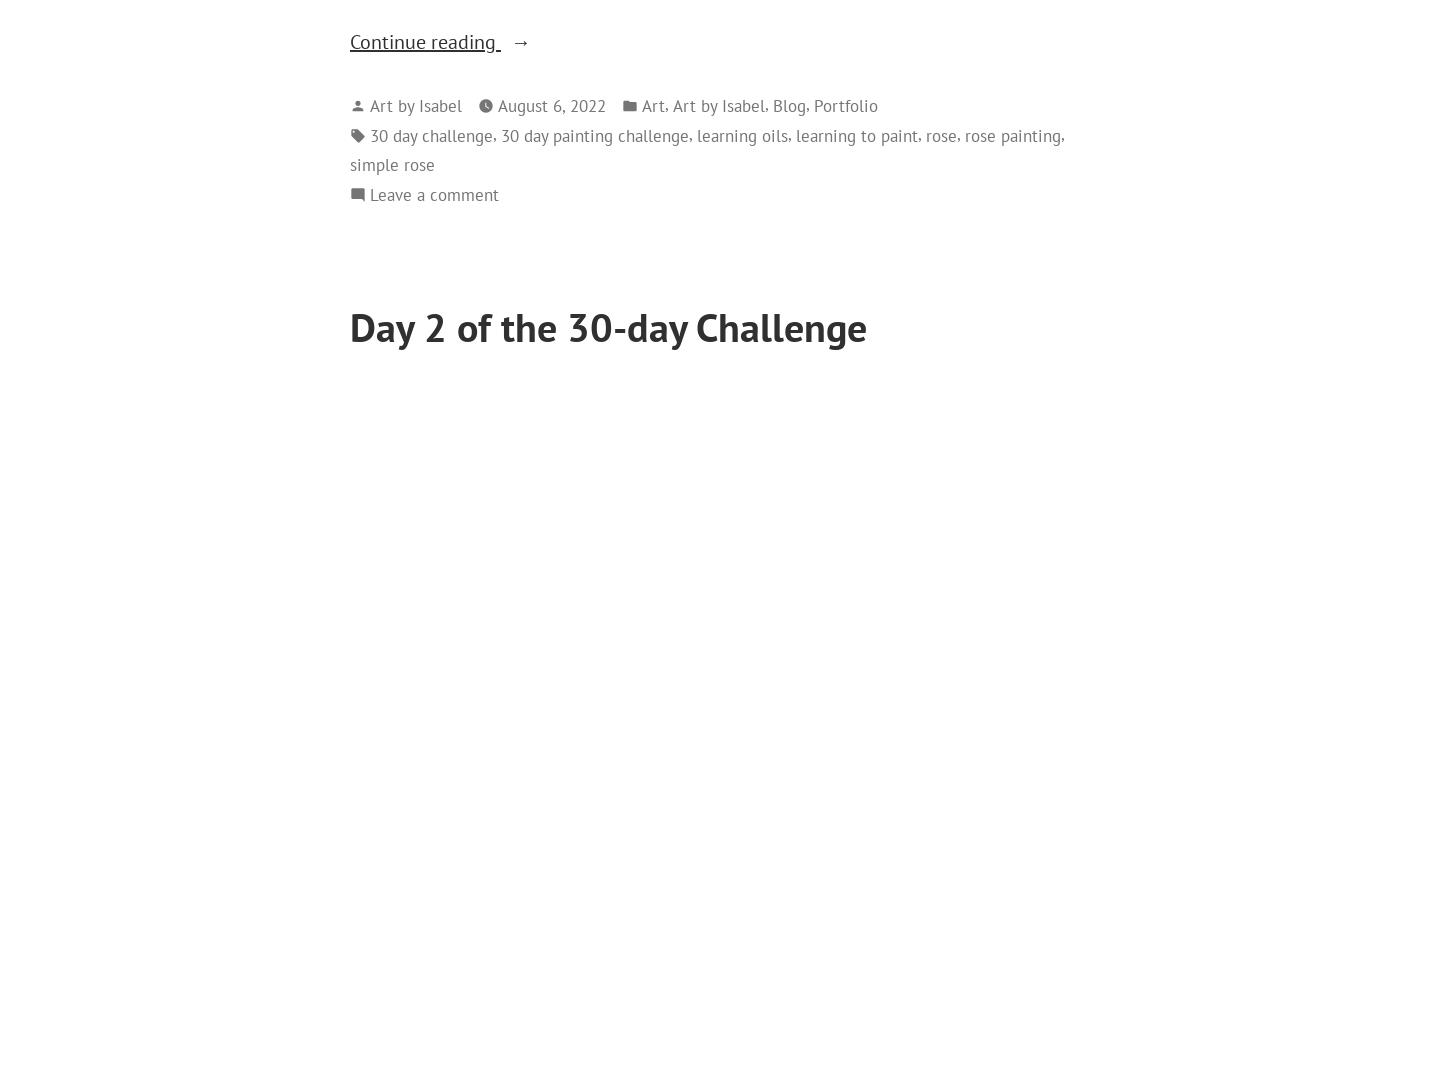 The image size is (1450, 1076). I want to click on 'Blog', so click(772, 104).